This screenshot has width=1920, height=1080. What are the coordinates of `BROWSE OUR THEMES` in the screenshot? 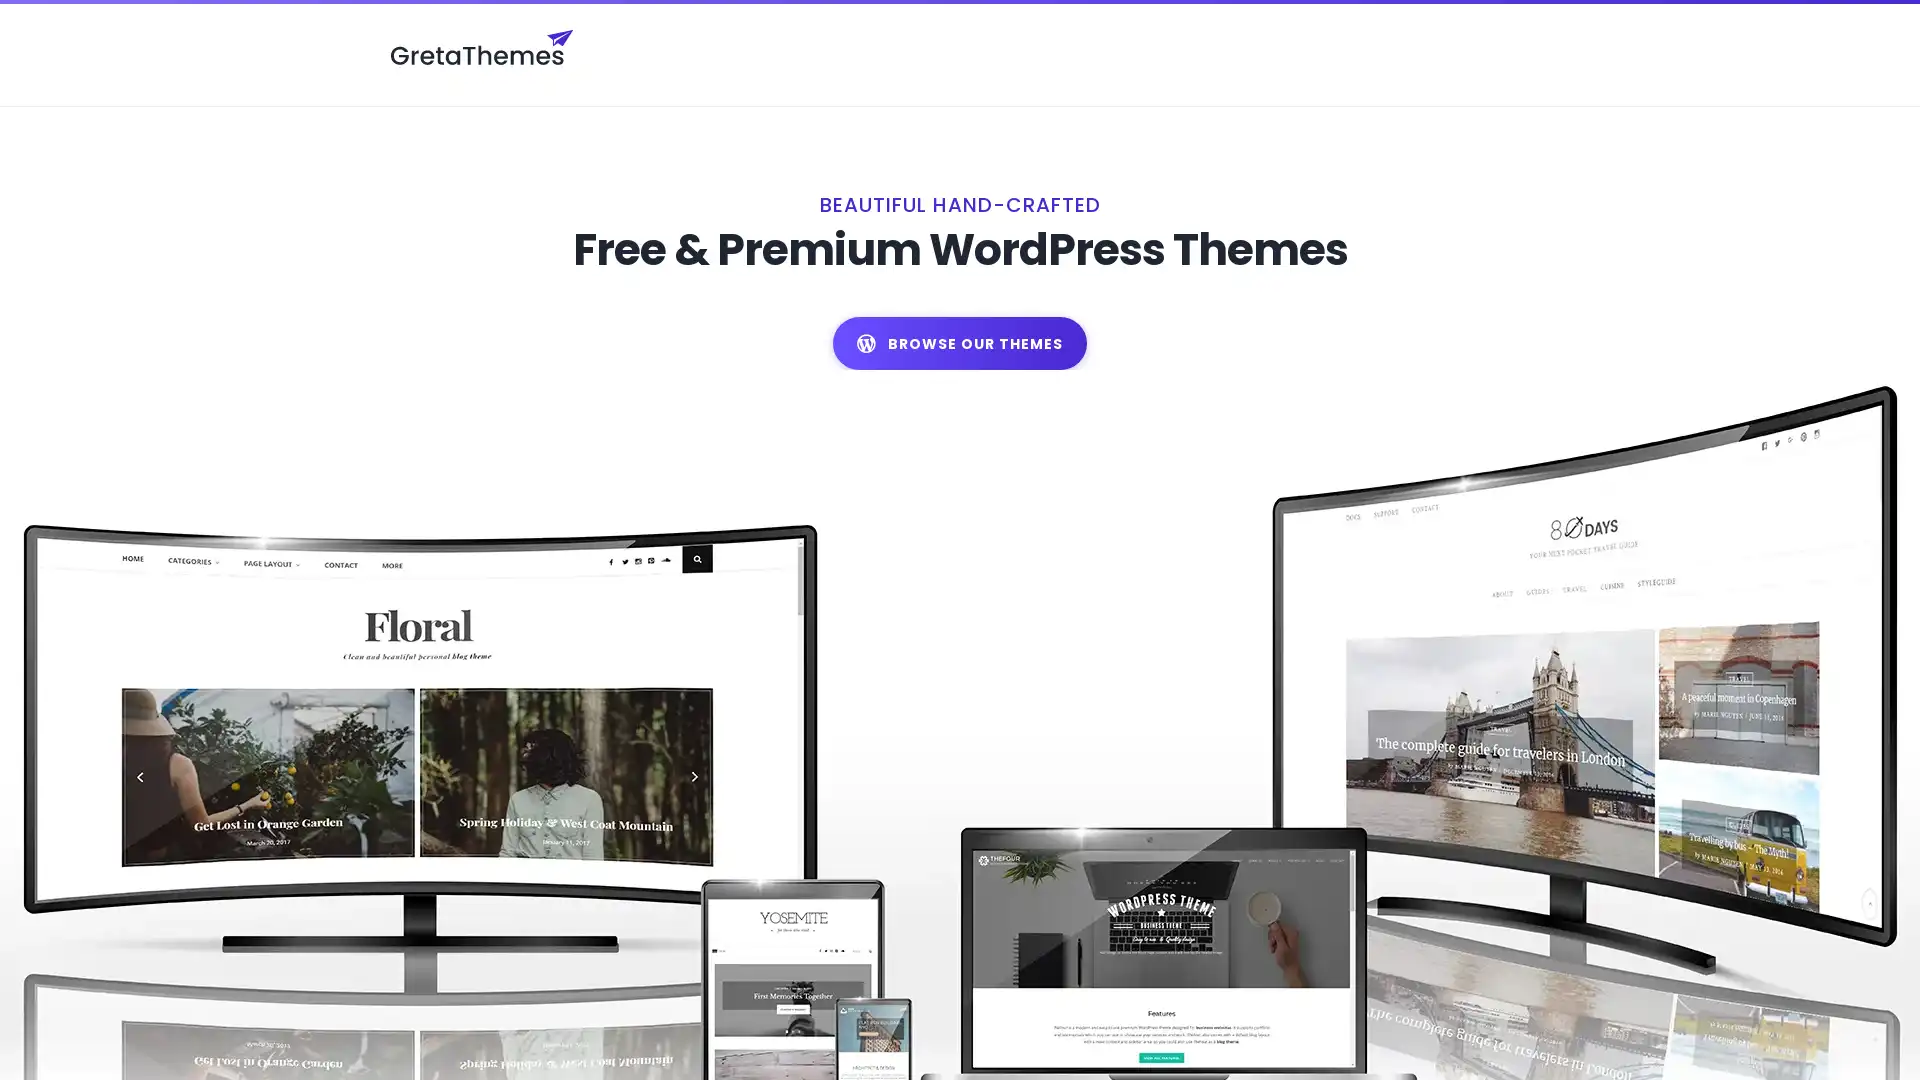 It's located at (960, 342).